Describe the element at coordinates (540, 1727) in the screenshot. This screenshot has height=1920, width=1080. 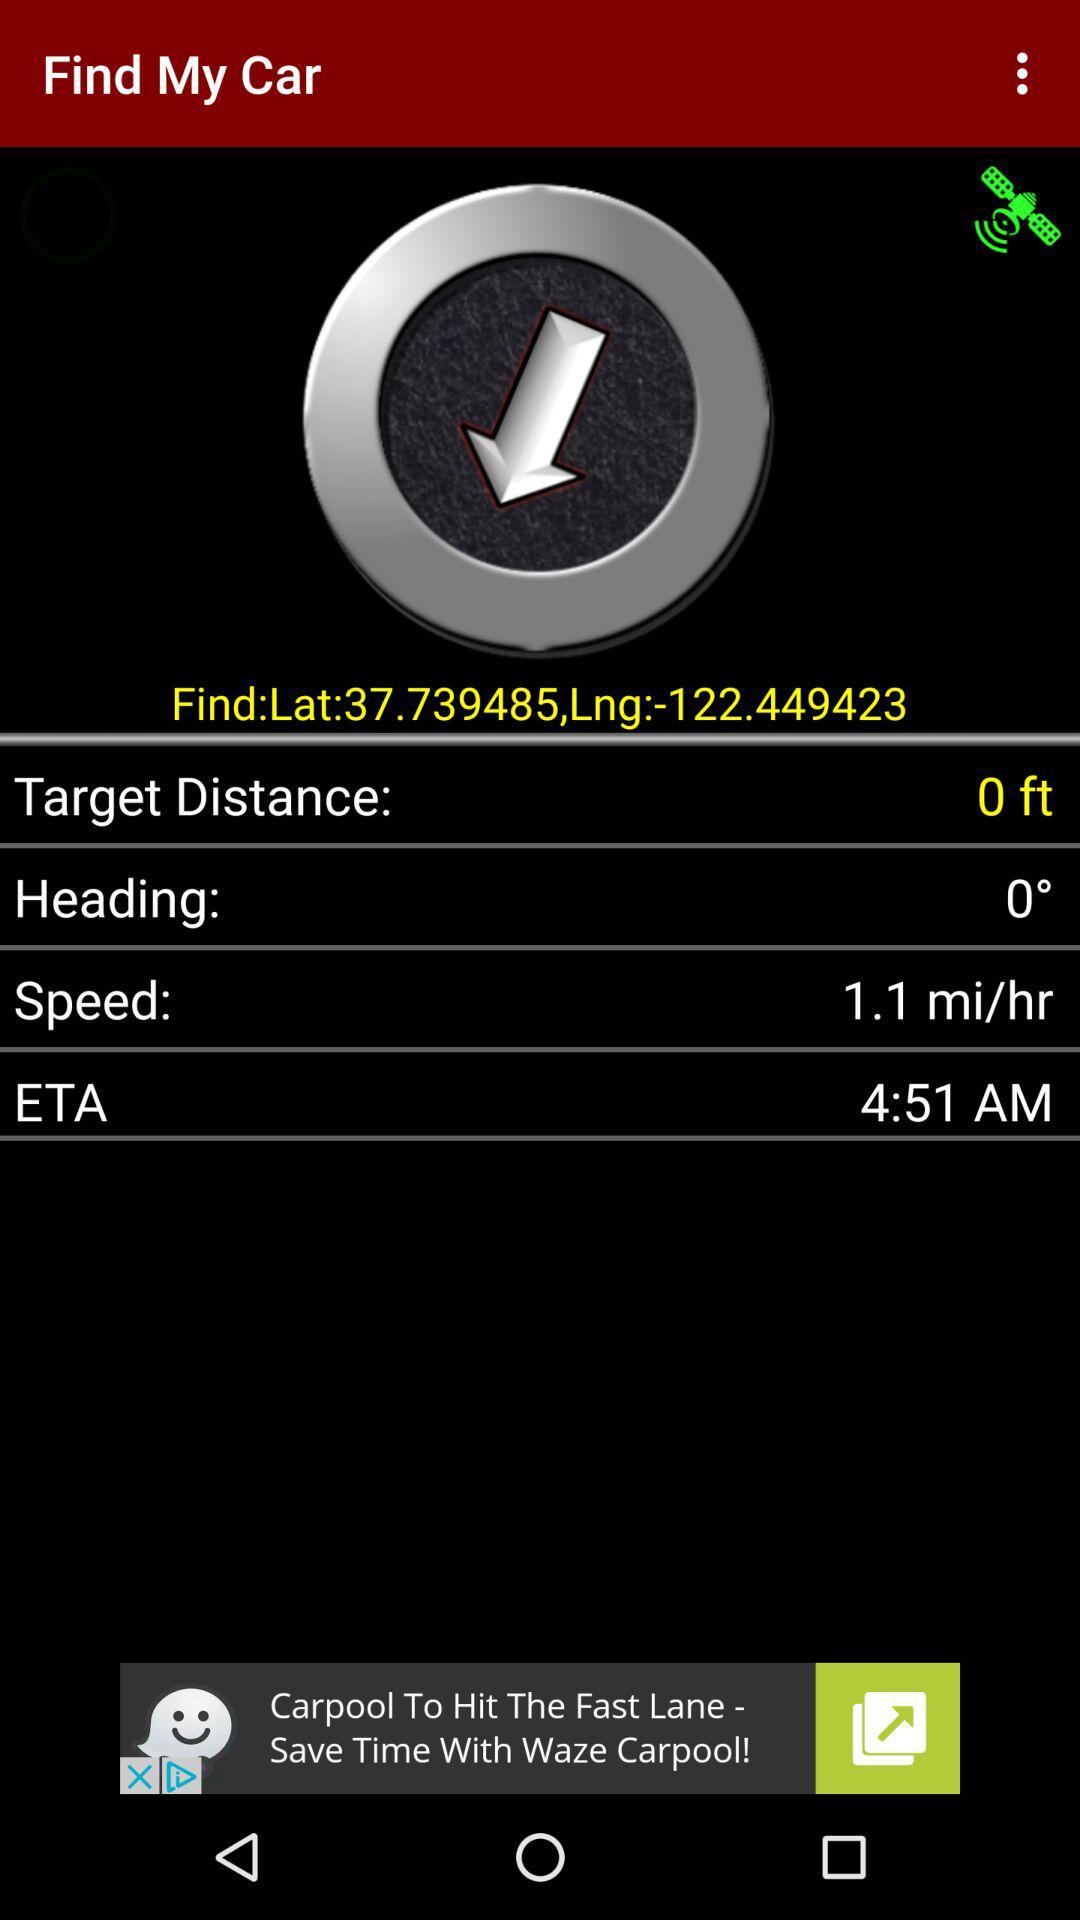
I see `advertisement` at that location.